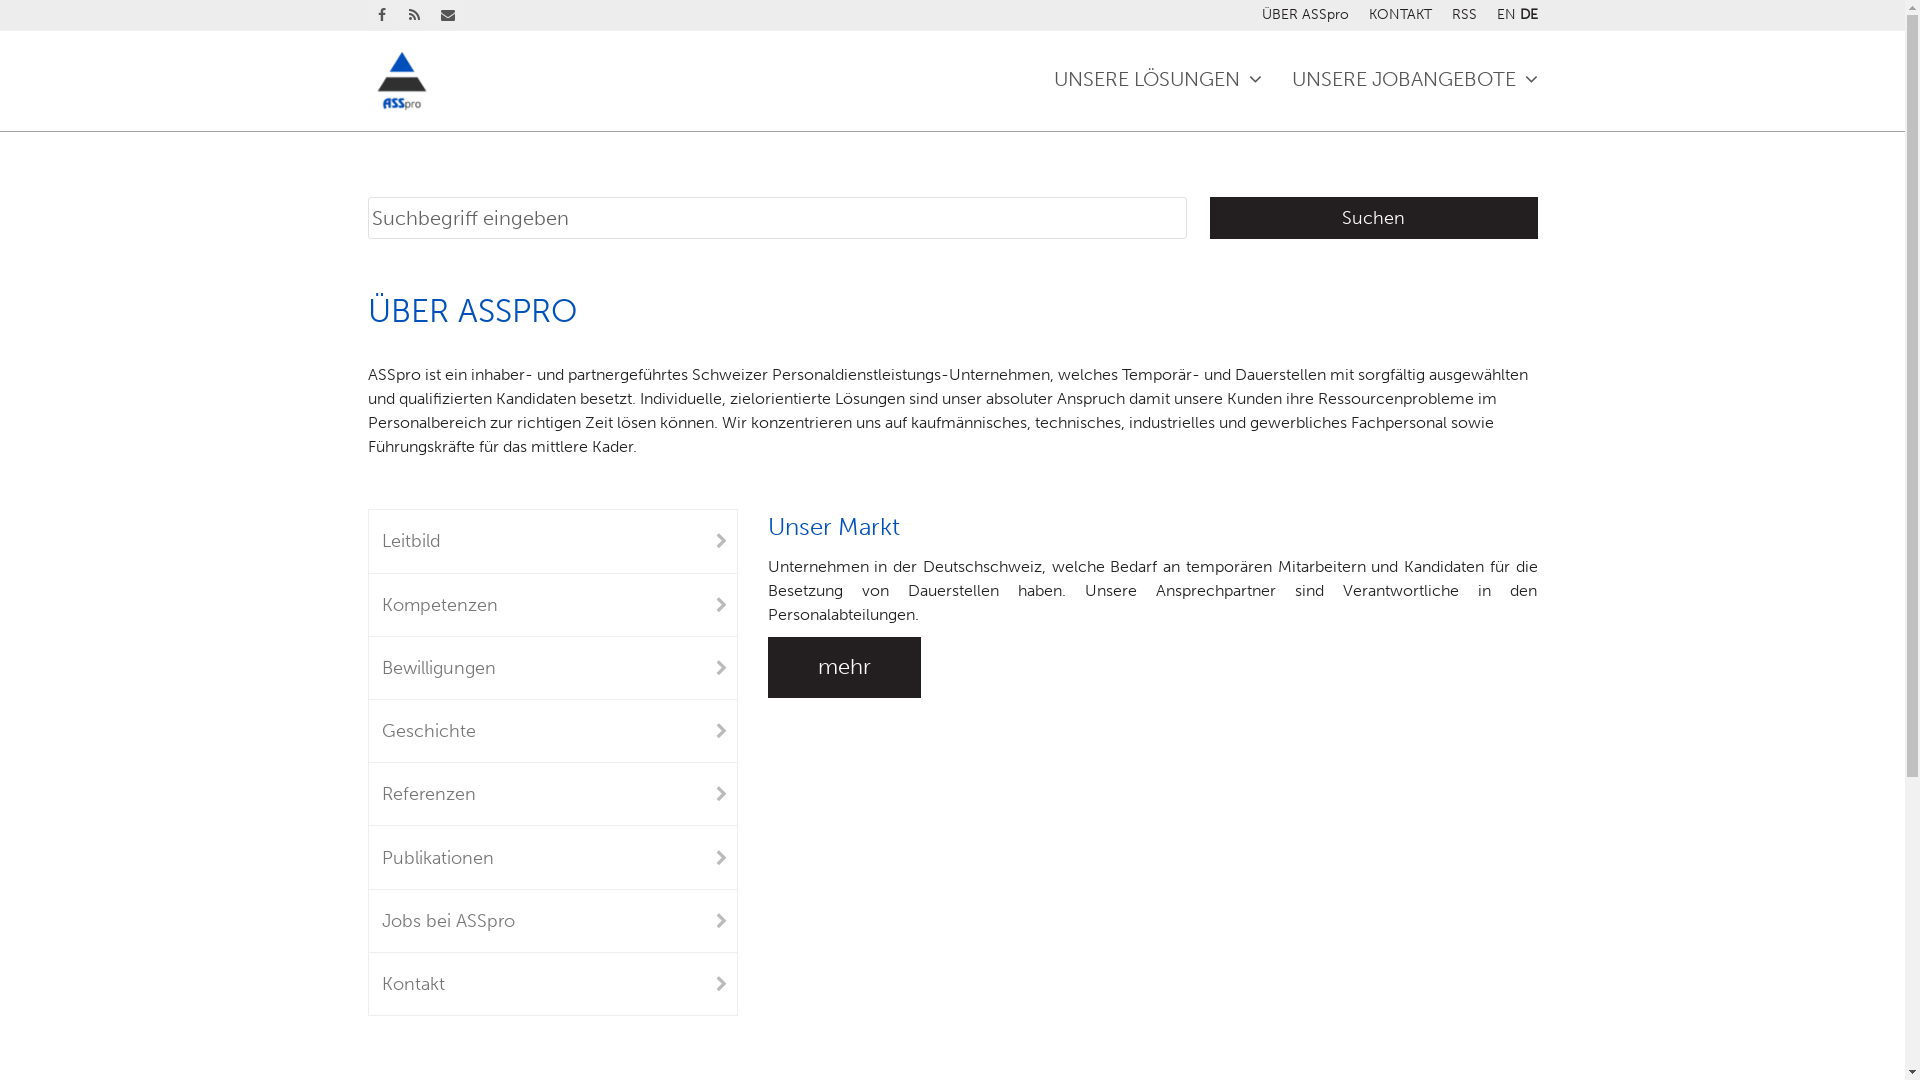 The width and height of the screenshot is (1920, 1080). I want to click on 'DE', so click(1520, 14).